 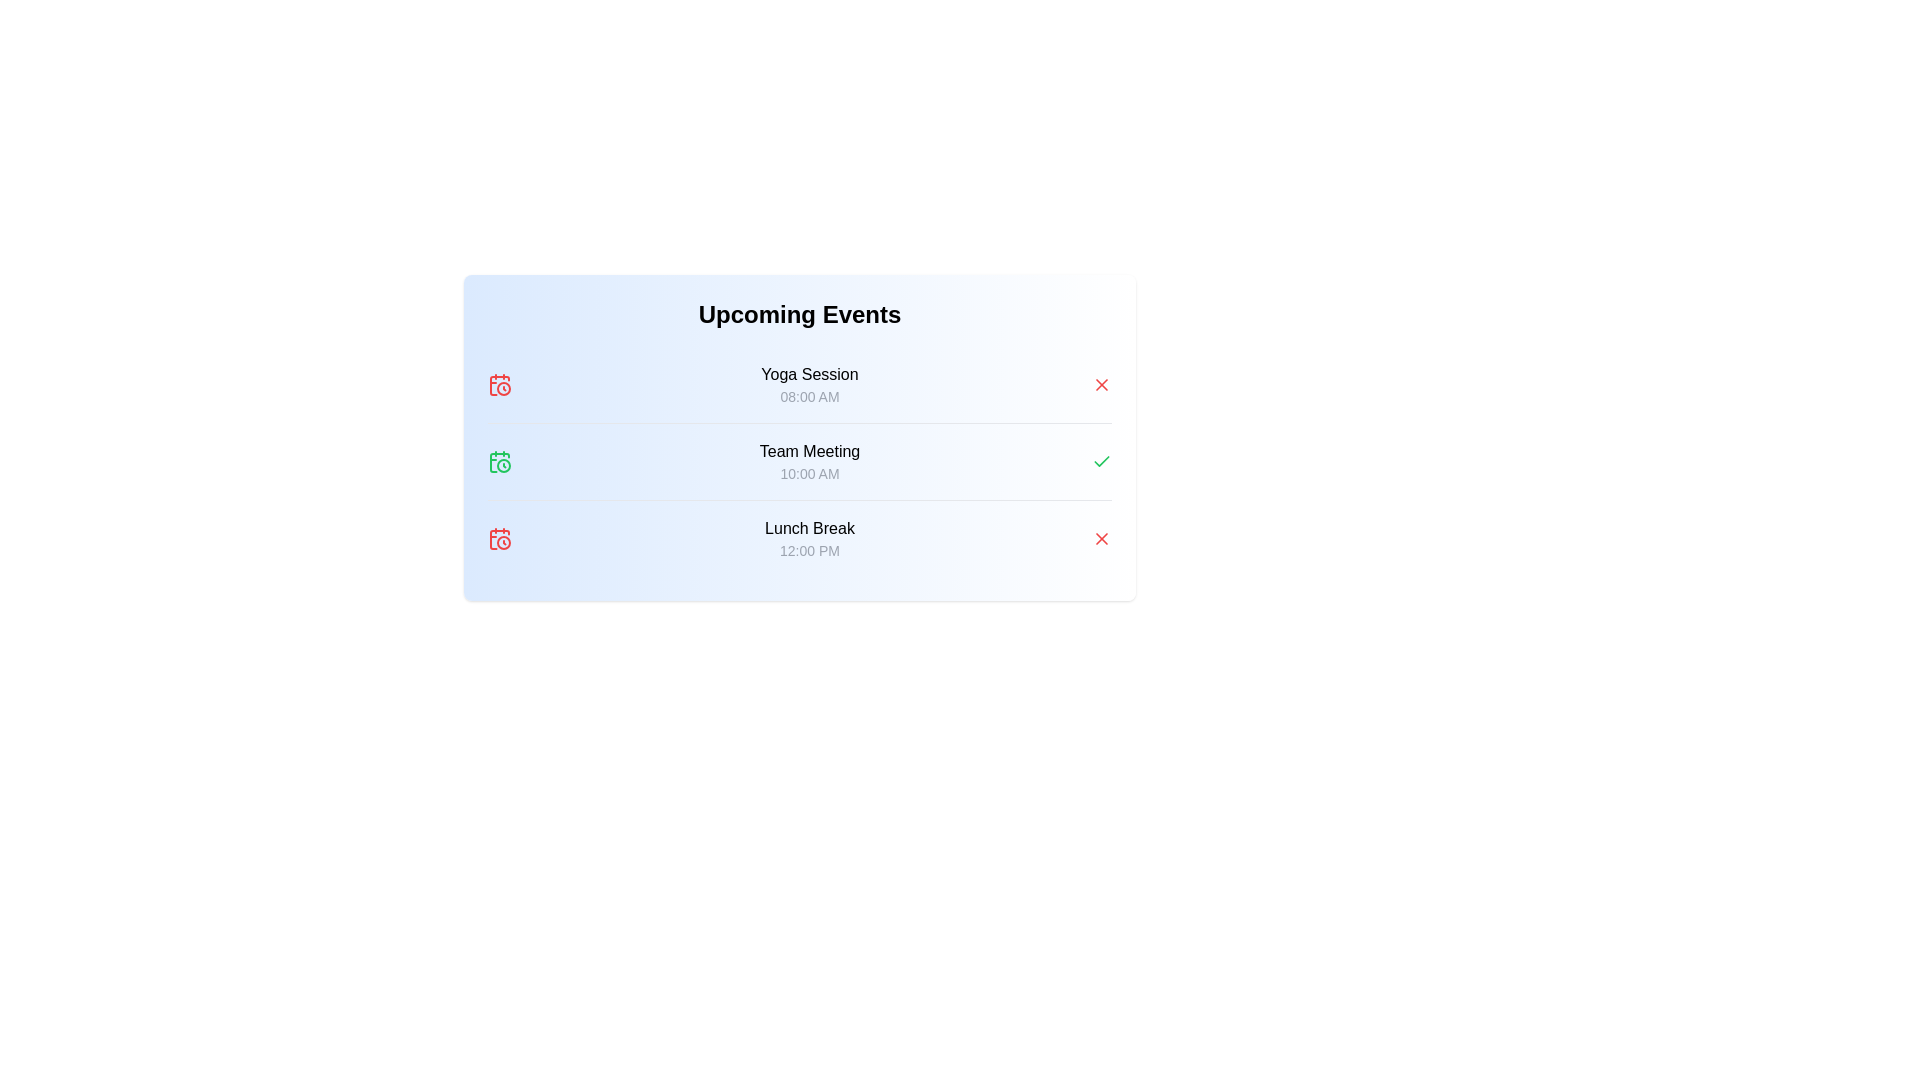 I want to click on the list item titled 'Yoga Session', so click(x=800, y=385).